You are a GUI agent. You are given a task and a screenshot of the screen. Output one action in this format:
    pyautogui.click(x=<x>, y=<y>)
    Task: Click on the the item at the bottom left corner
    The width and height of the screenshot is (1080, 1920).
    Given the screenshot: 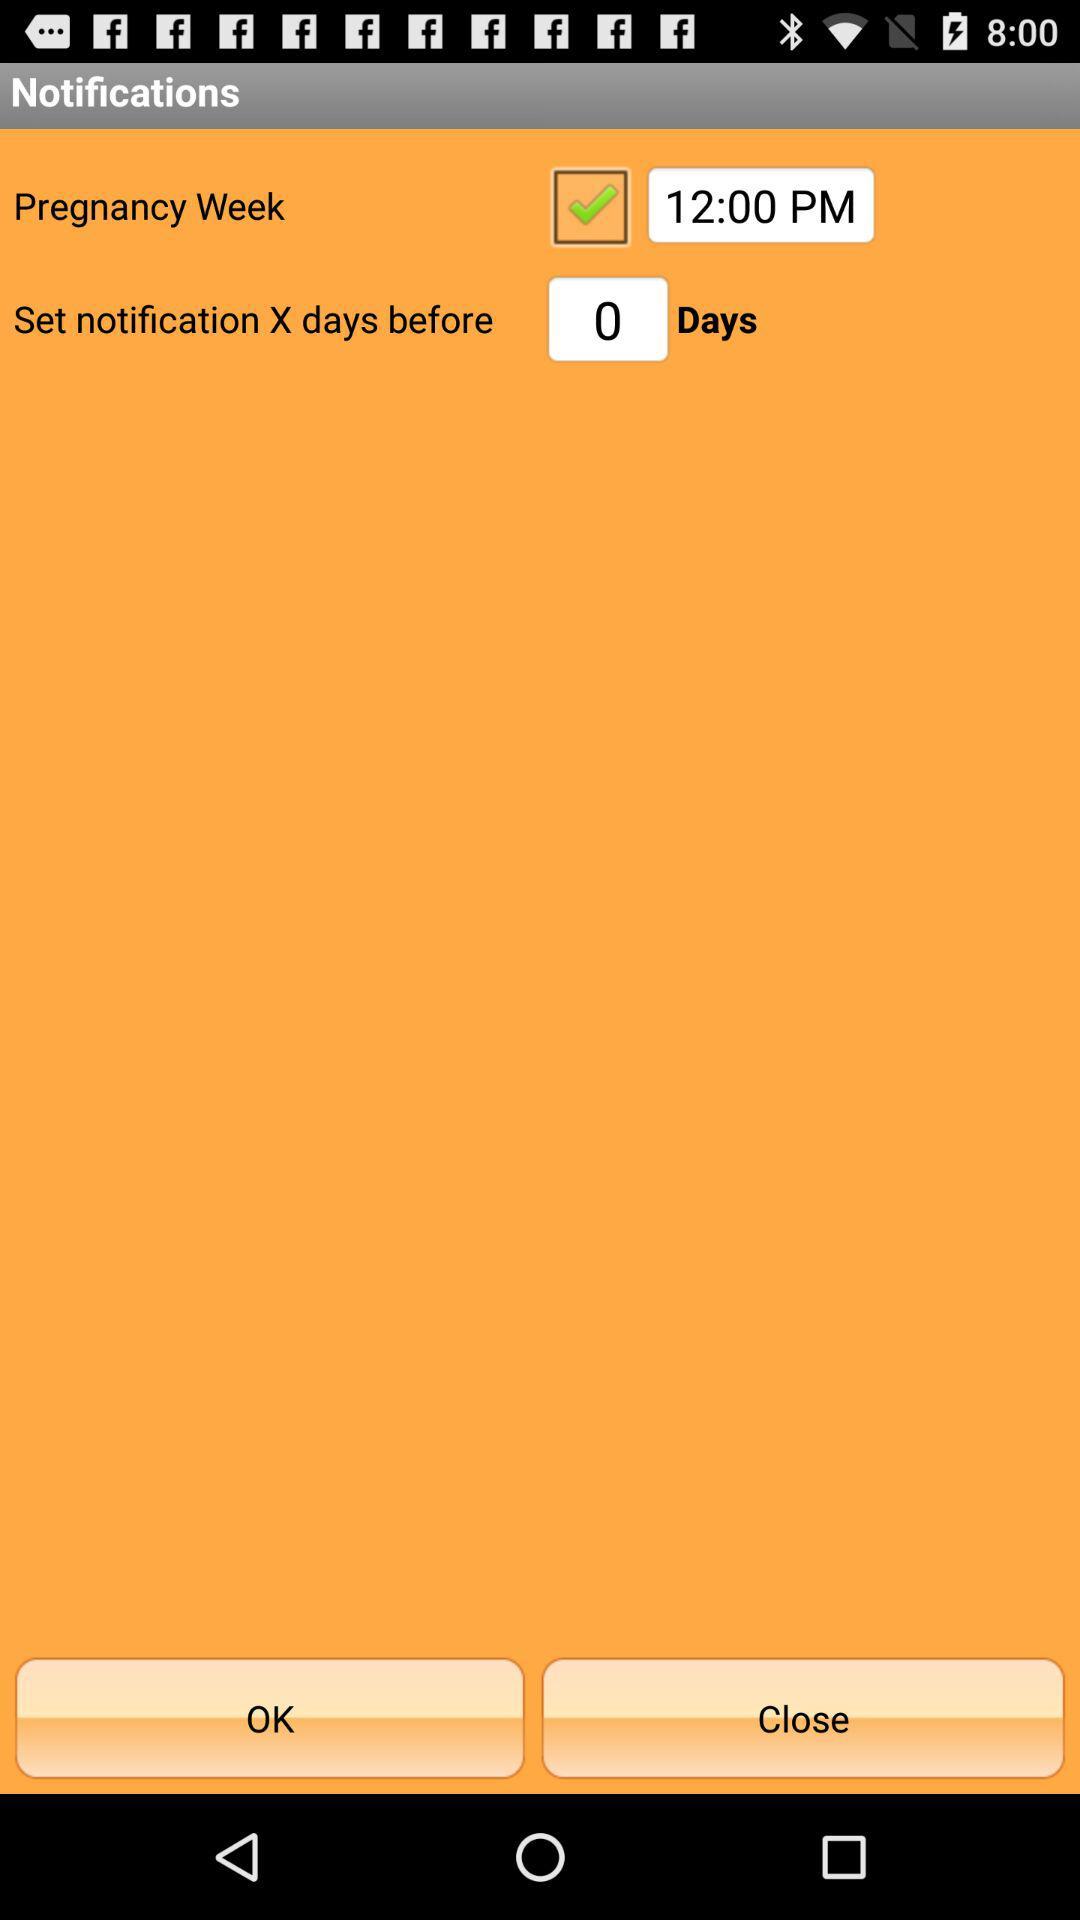 What is the action you would take?
    pyautogui.click(x=270, y=1717)
    